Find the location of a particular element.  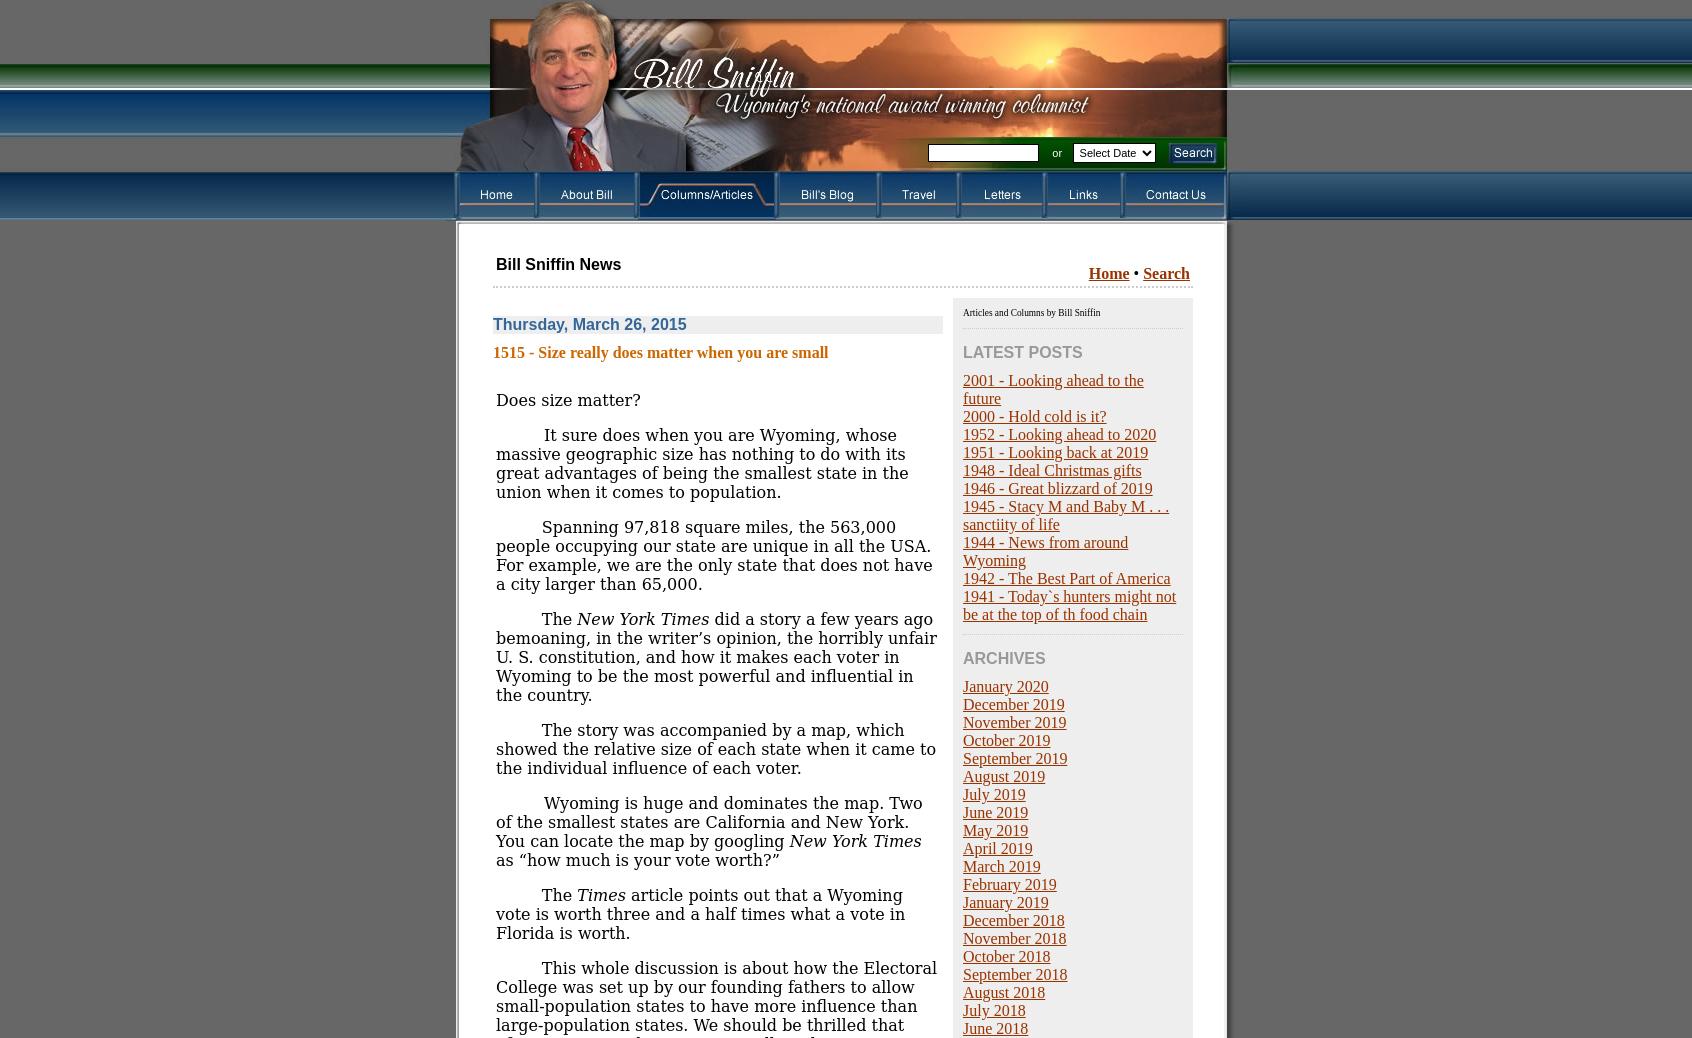

'For example, we are the only state that does
not have a city larger than 65,000.' is located at coordinates (713, 573).